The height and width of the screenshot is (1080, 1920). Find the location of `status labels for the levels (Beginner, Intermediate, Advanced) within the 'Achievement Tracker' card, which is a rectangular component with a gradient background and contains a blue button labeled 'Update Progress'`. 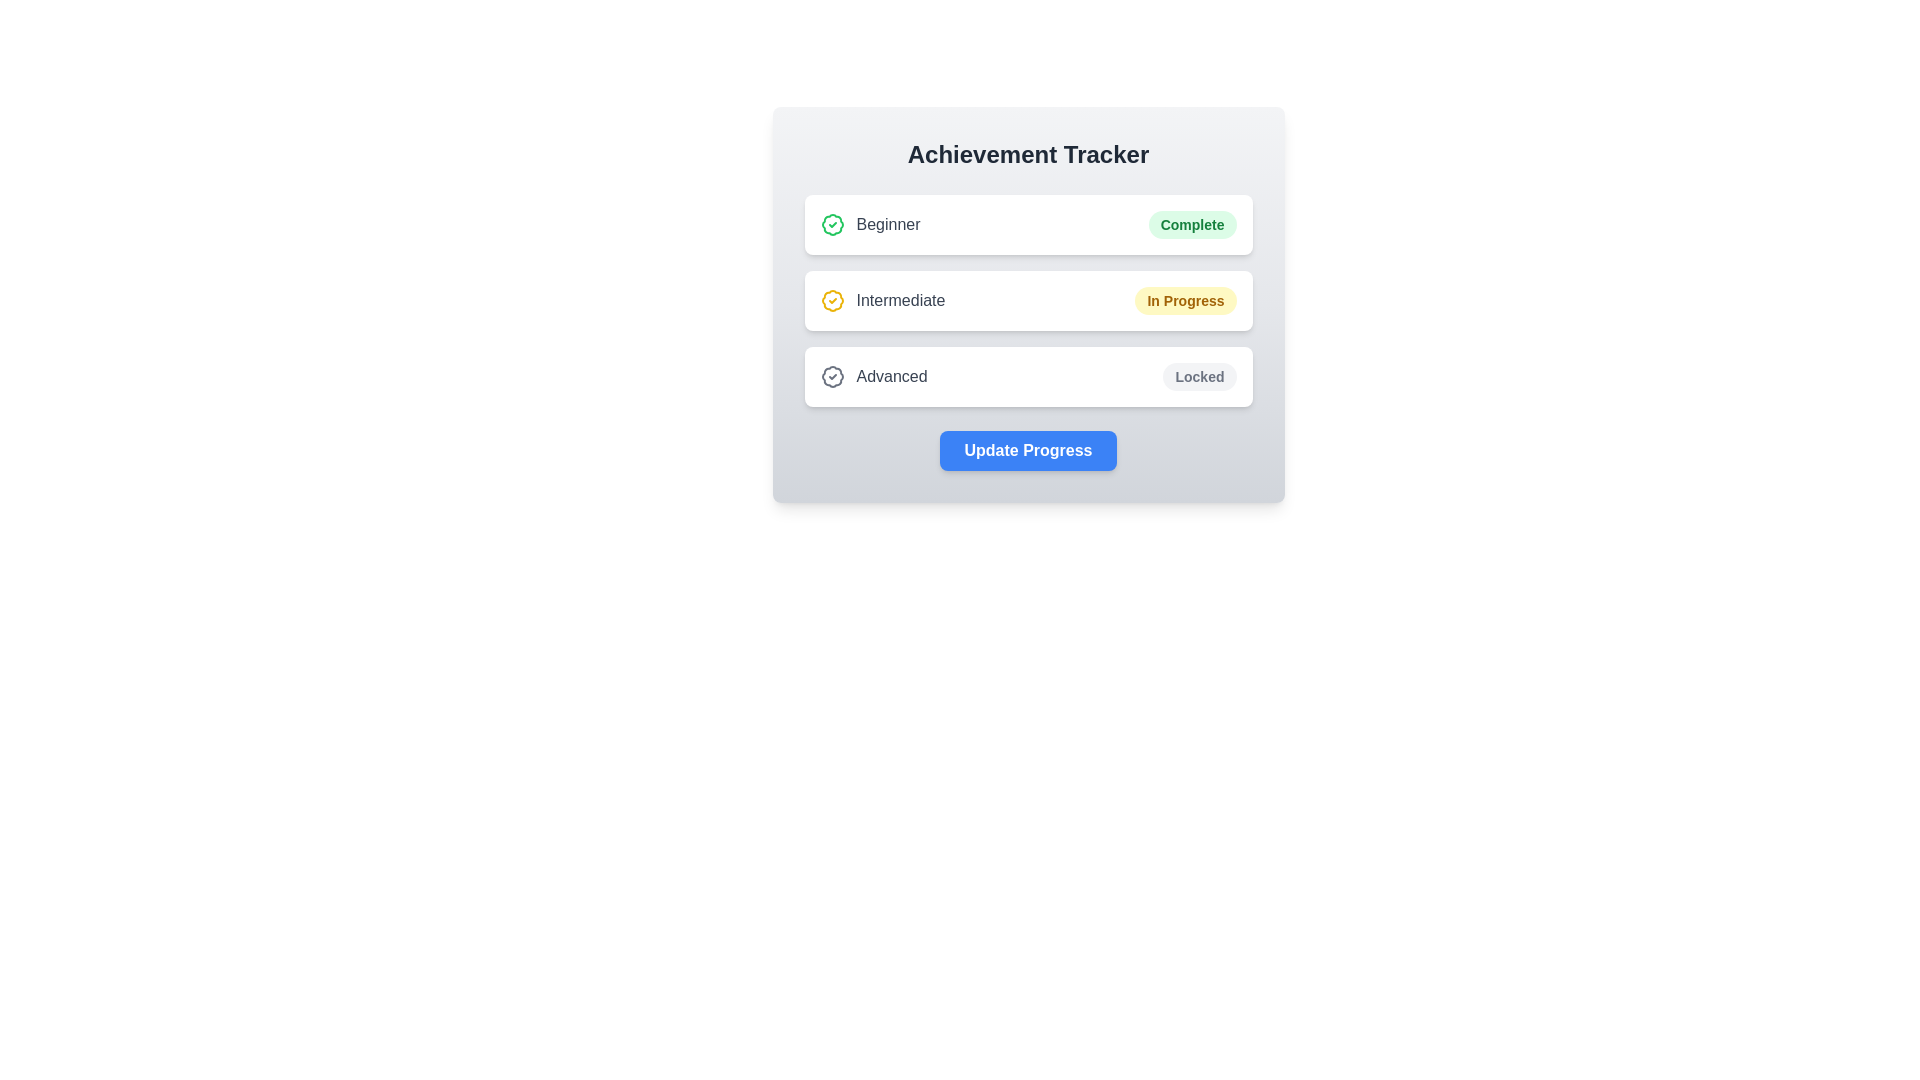

status labels for the levels (Beginner, Intermediate, Advanced) within the 'Achievement Tracker' card, which is a rectangular component with a gradient background and contains a blue button labeled 'Update Progress' is located at coordinates (1028, 304).